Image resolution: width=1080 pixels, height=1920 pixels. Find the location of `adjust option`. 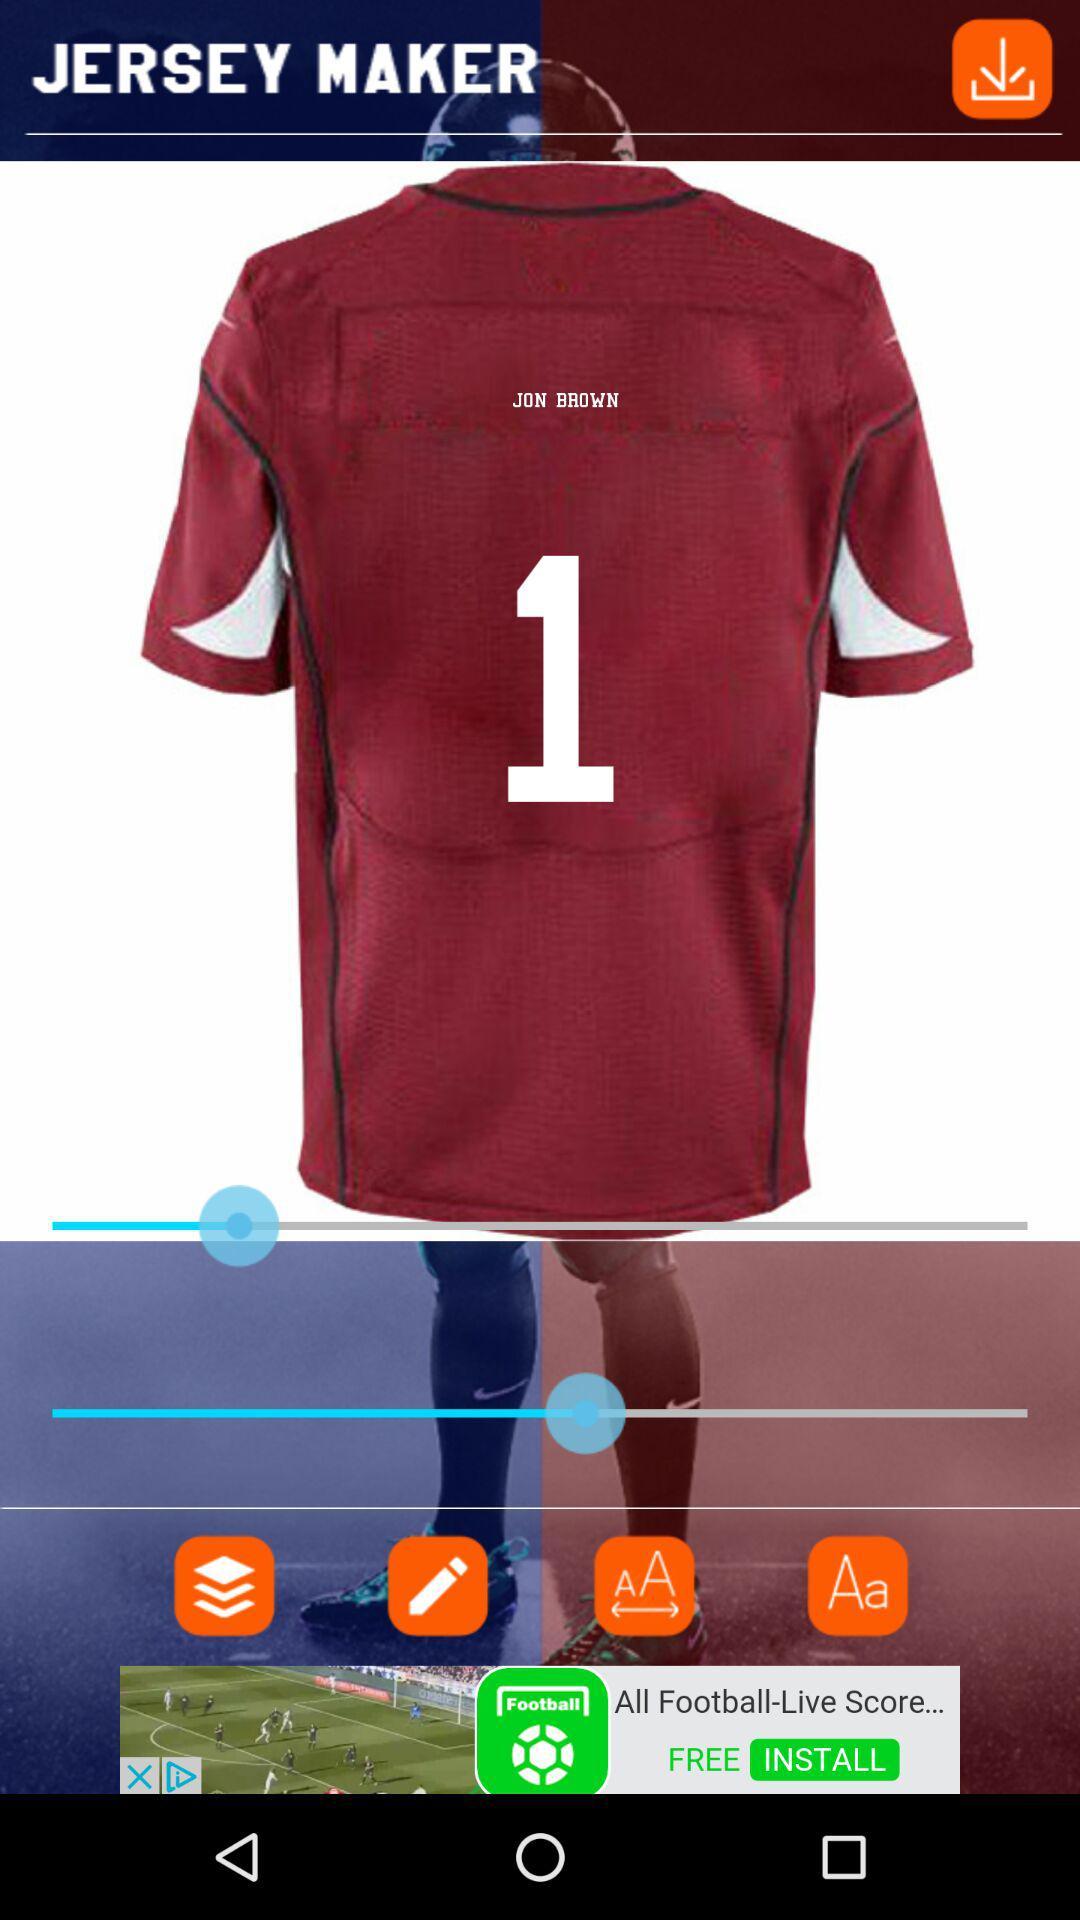

adjust option is located at coordinates (644, 1584).